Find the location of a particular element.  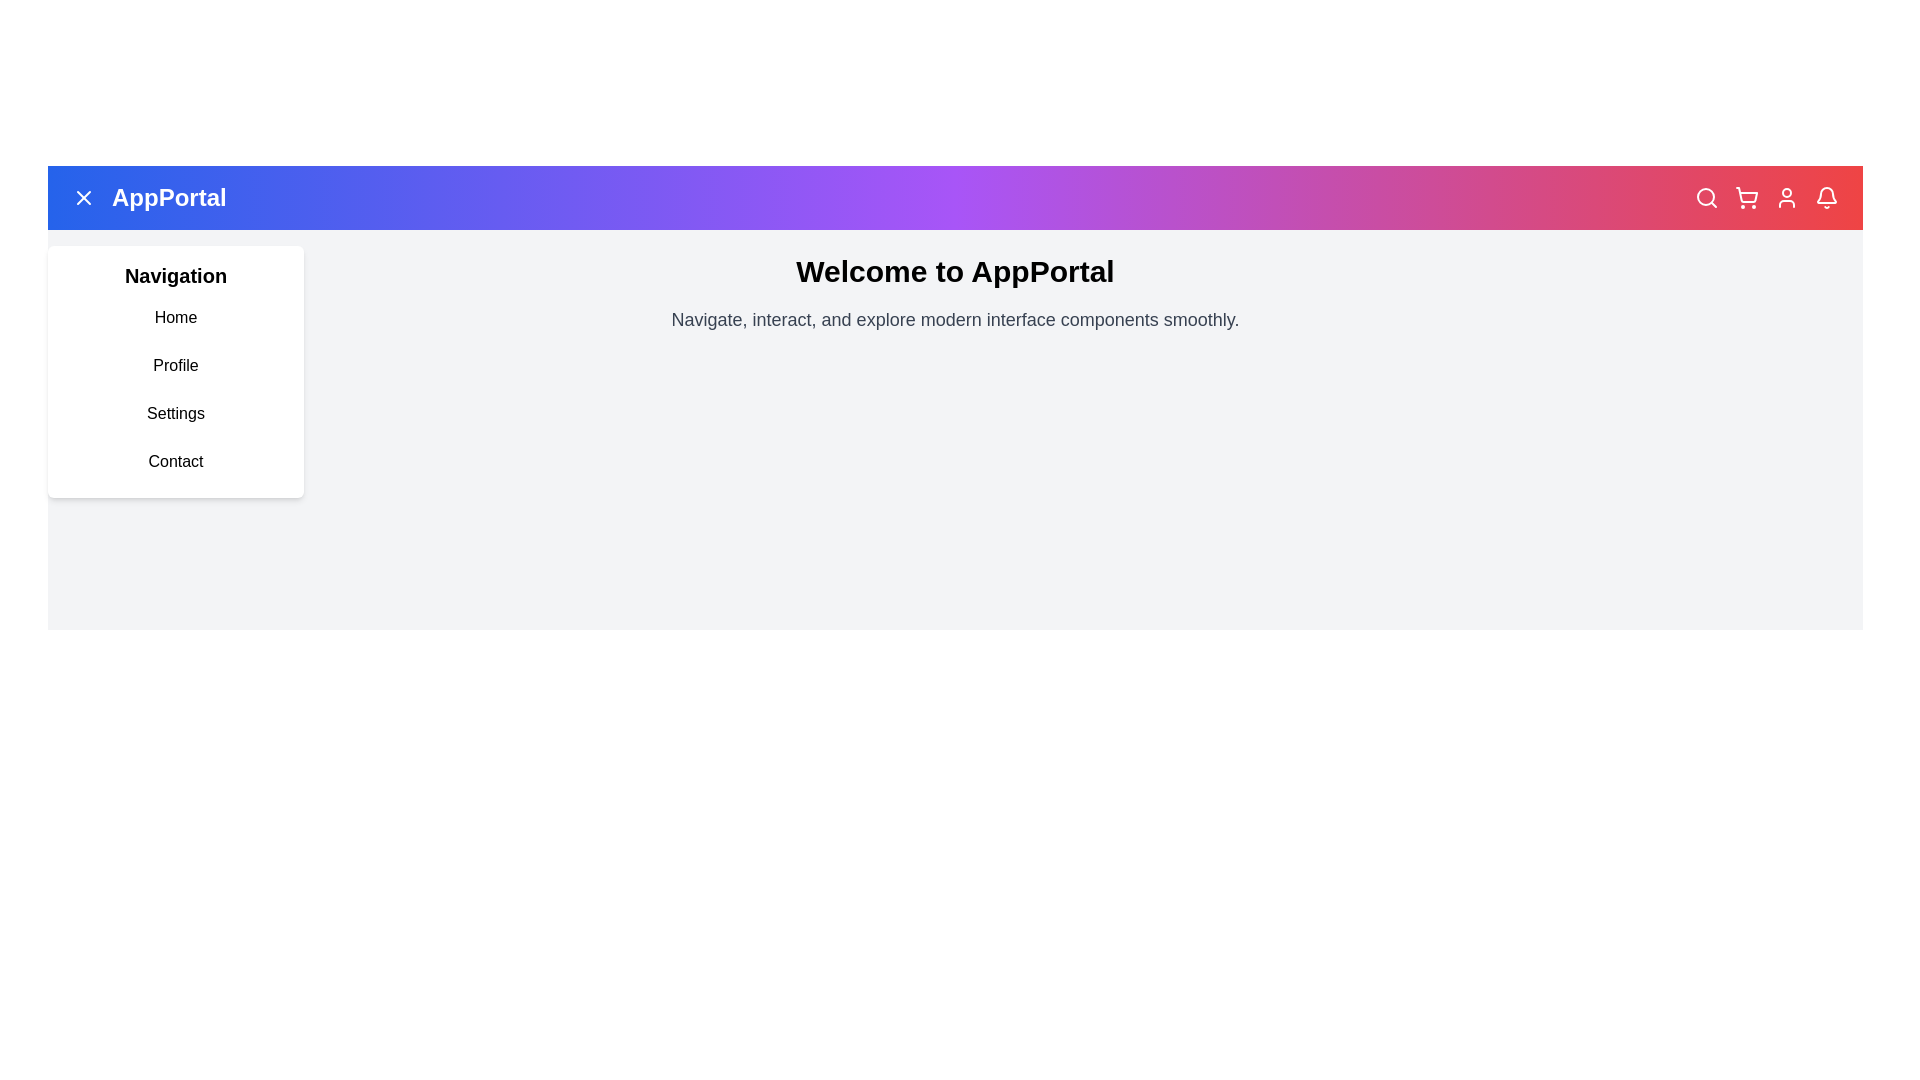

the user silhouette icon located in the upper-right corner of the interface is located at coordinates (1786, 197).